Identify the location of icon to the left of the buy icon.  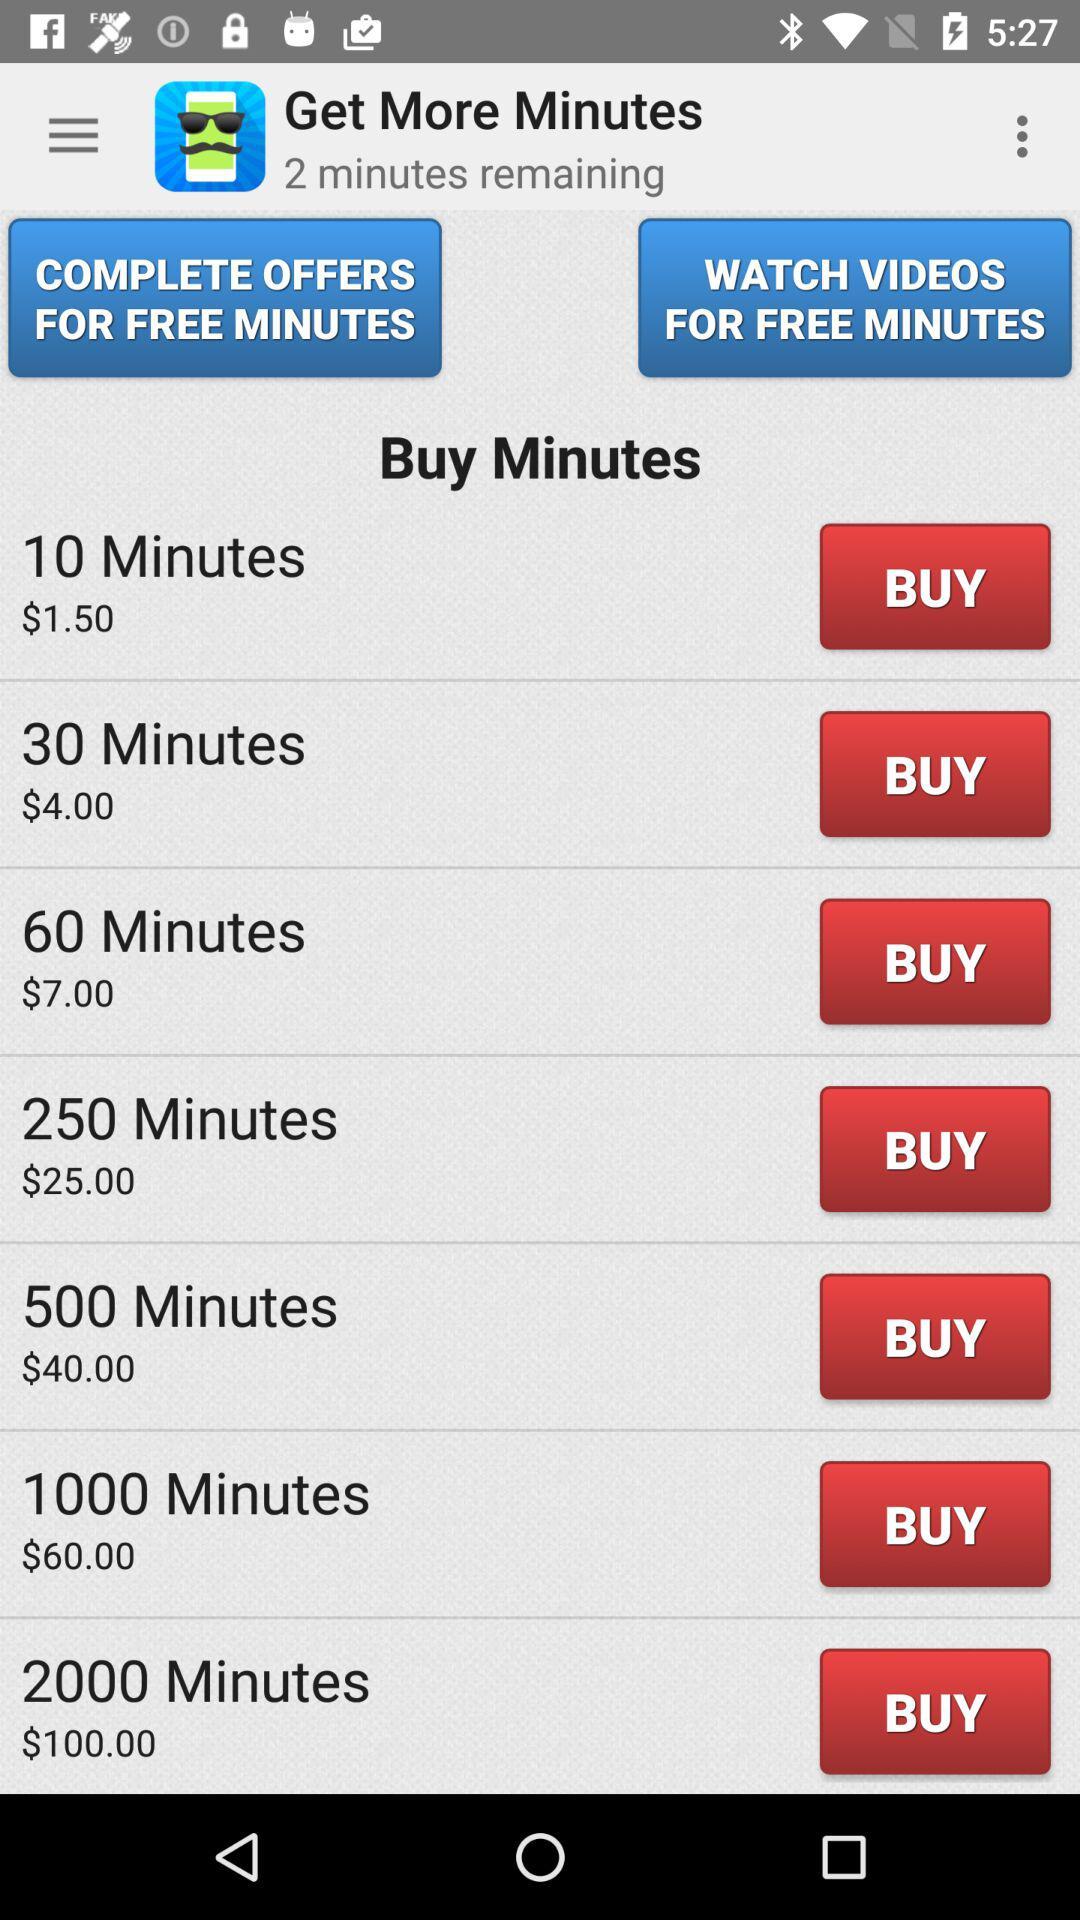
(162, 927).